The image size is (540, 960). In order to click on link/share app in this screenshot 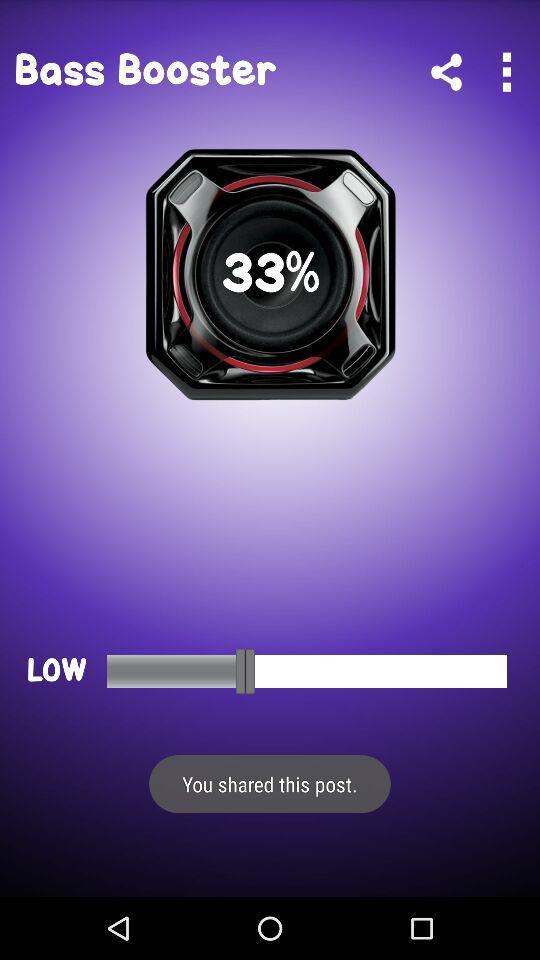, I will do `click(446, 72)`.